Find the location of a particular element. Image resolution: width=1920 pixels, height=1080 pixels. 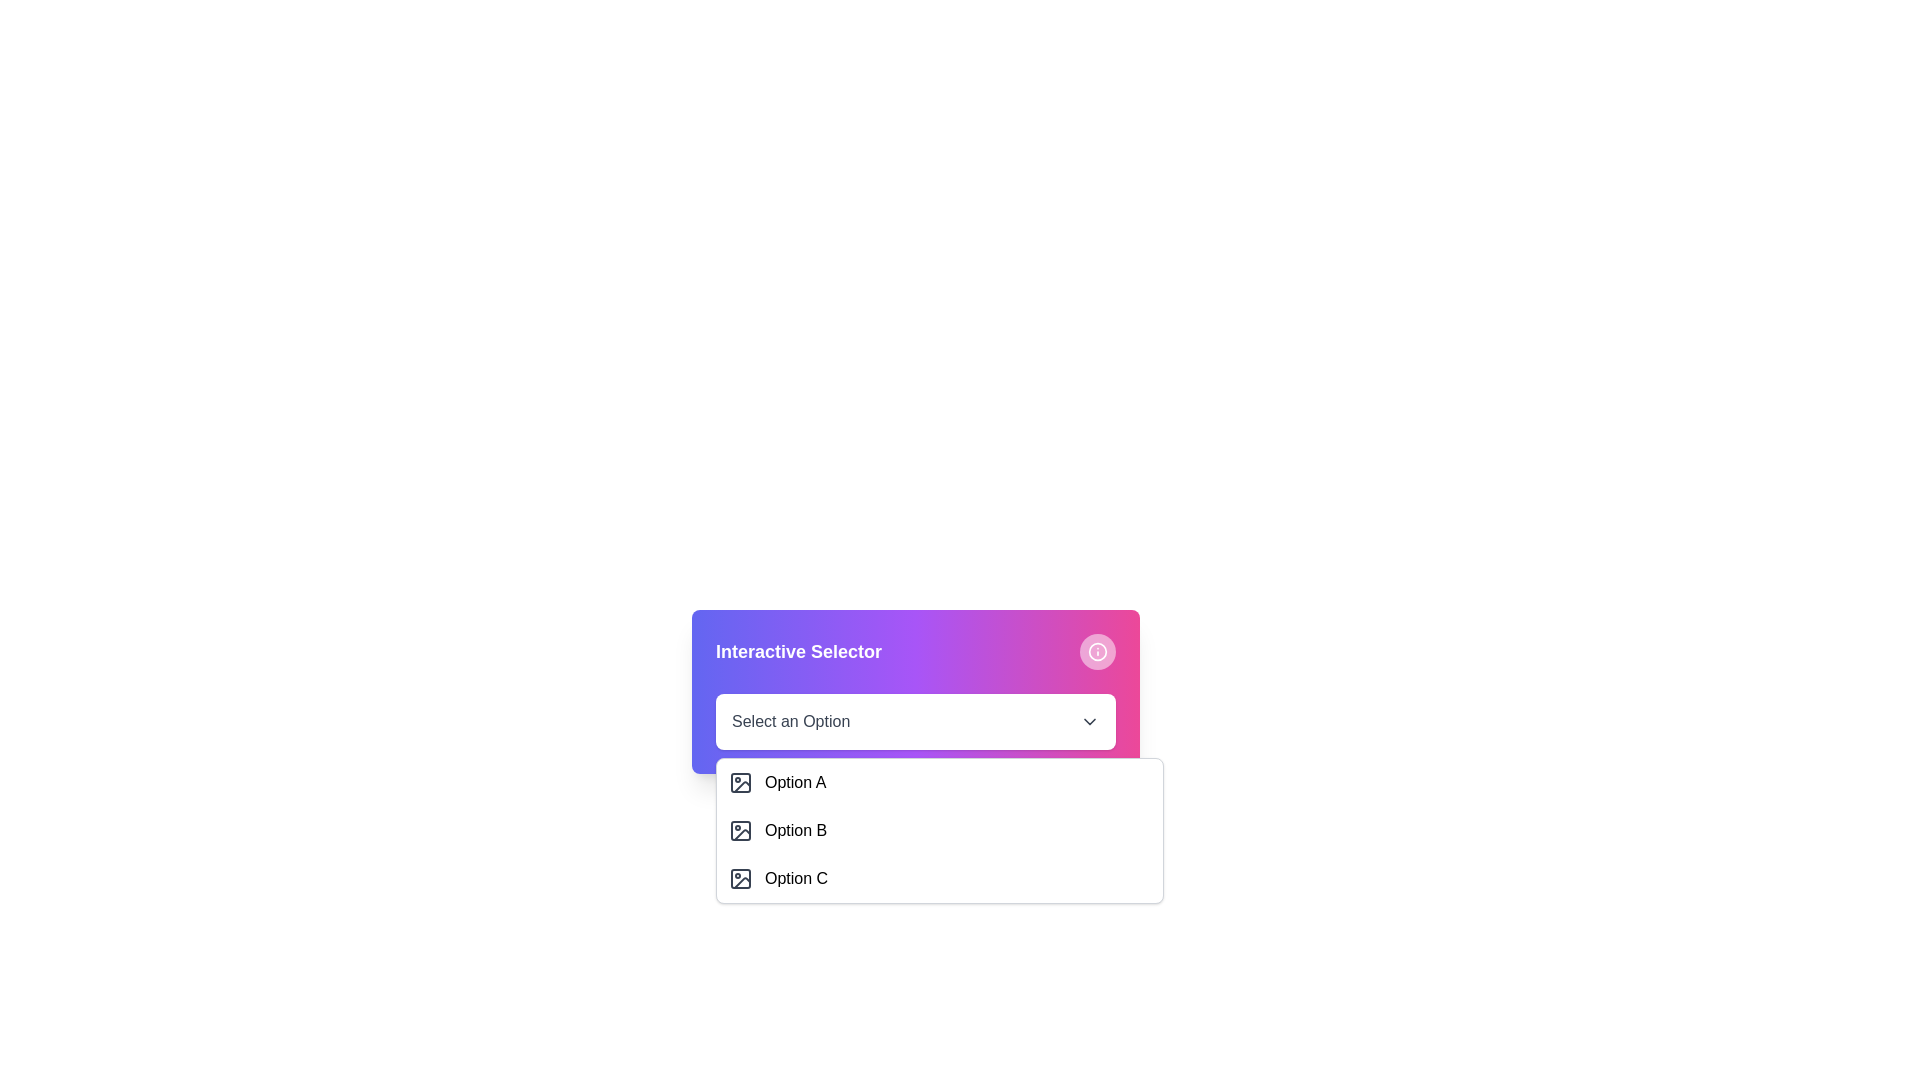

the compact icon resembling an image placeholder, which is the leftmost element in the Option C row of the dropdown menu in the Interactive Selector interface is located at coordinates (739, 878).